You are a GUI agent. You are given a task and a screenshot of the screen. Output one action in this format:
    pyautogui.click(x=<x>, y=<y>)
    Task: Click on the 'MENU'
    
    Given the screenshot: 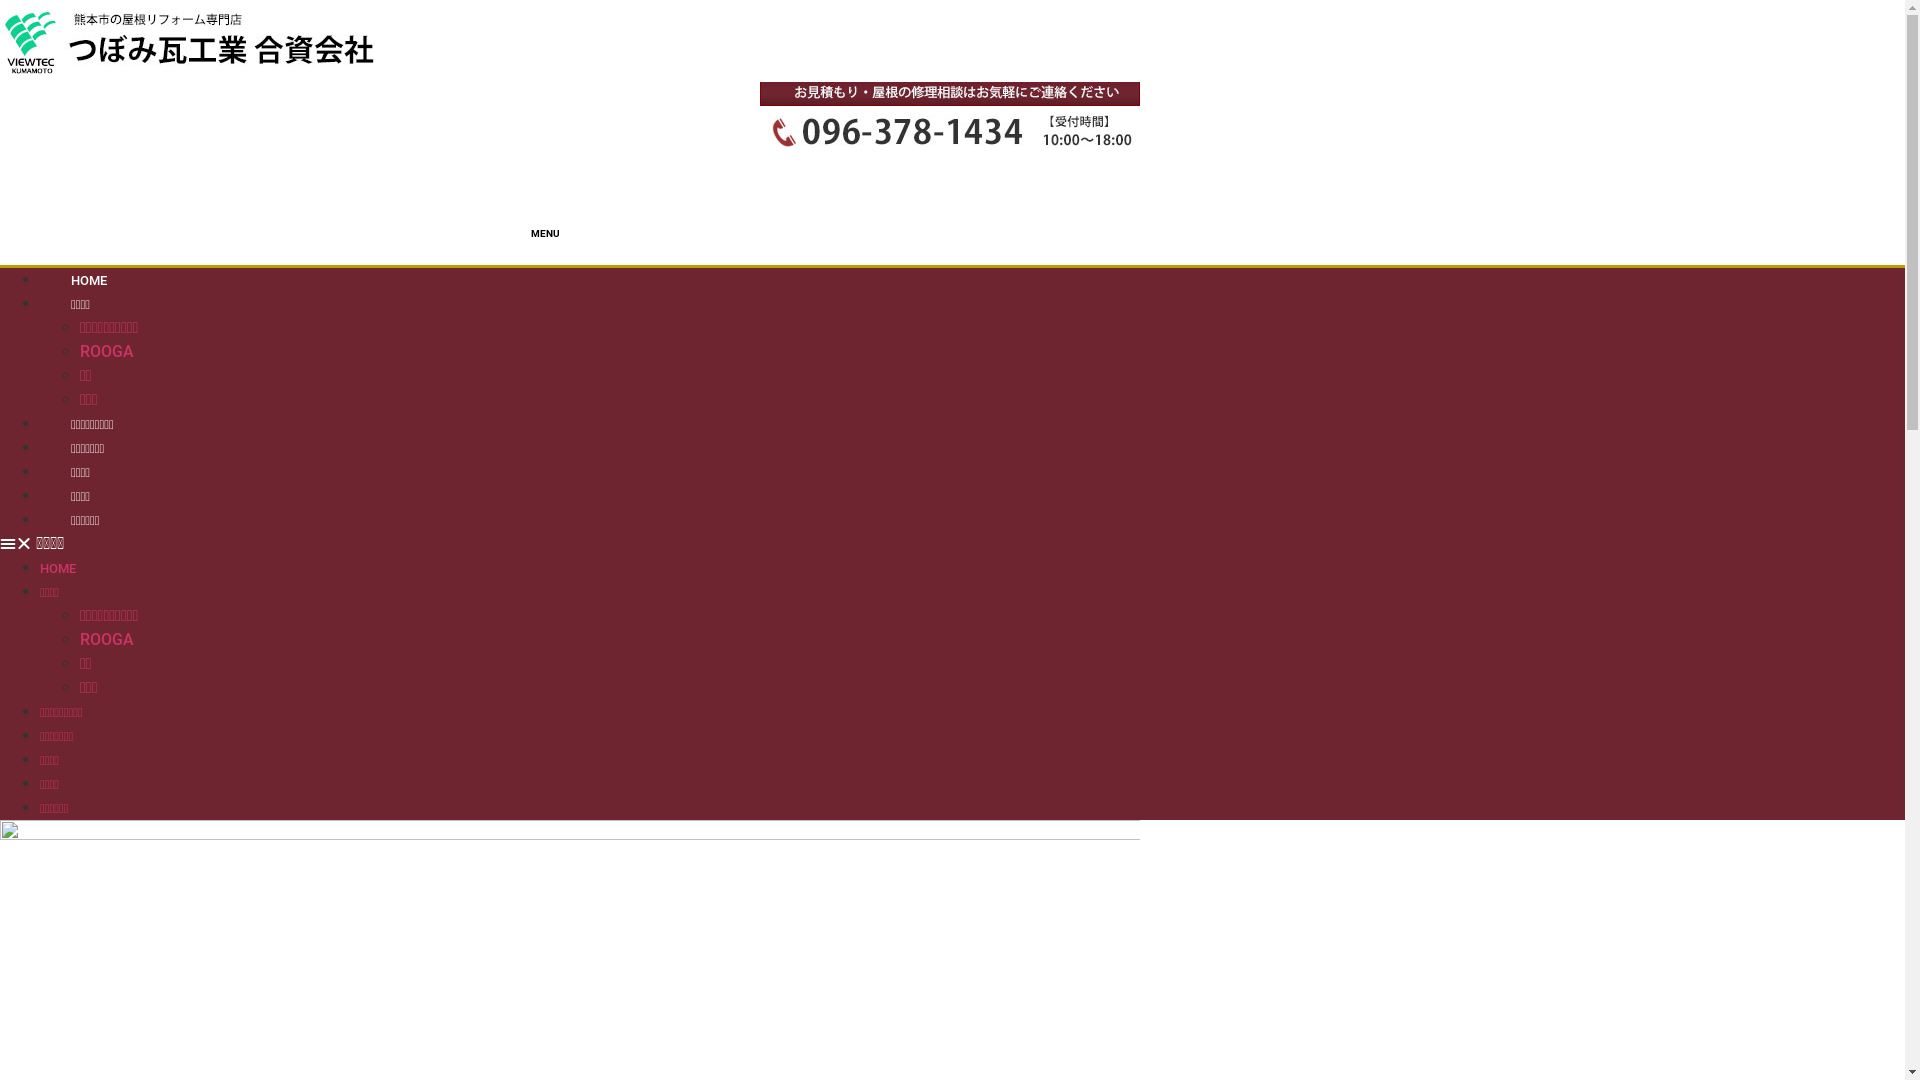 What is the action you would take?
    pyautogui.click(x=569, y=265)
    